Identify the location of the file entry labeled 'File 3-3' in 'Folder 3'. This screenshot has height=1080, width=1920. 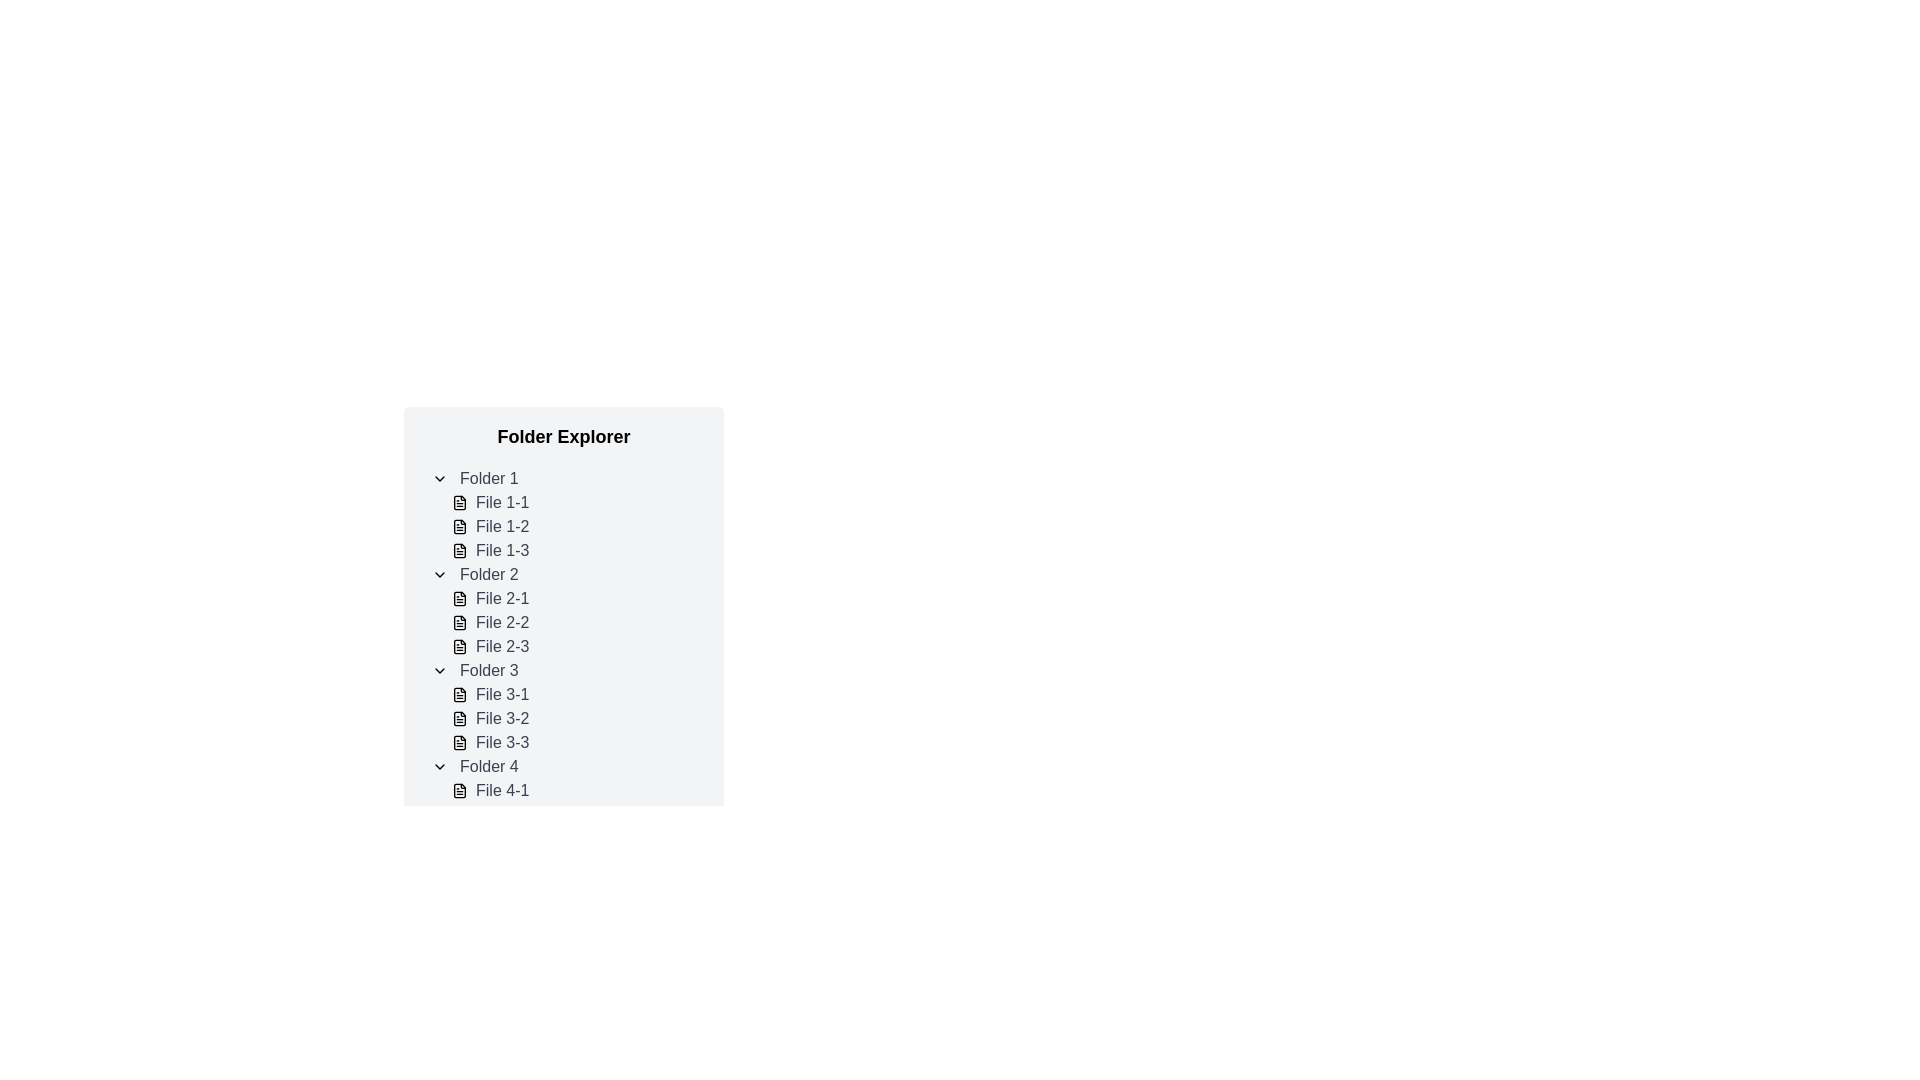
(575, 743).